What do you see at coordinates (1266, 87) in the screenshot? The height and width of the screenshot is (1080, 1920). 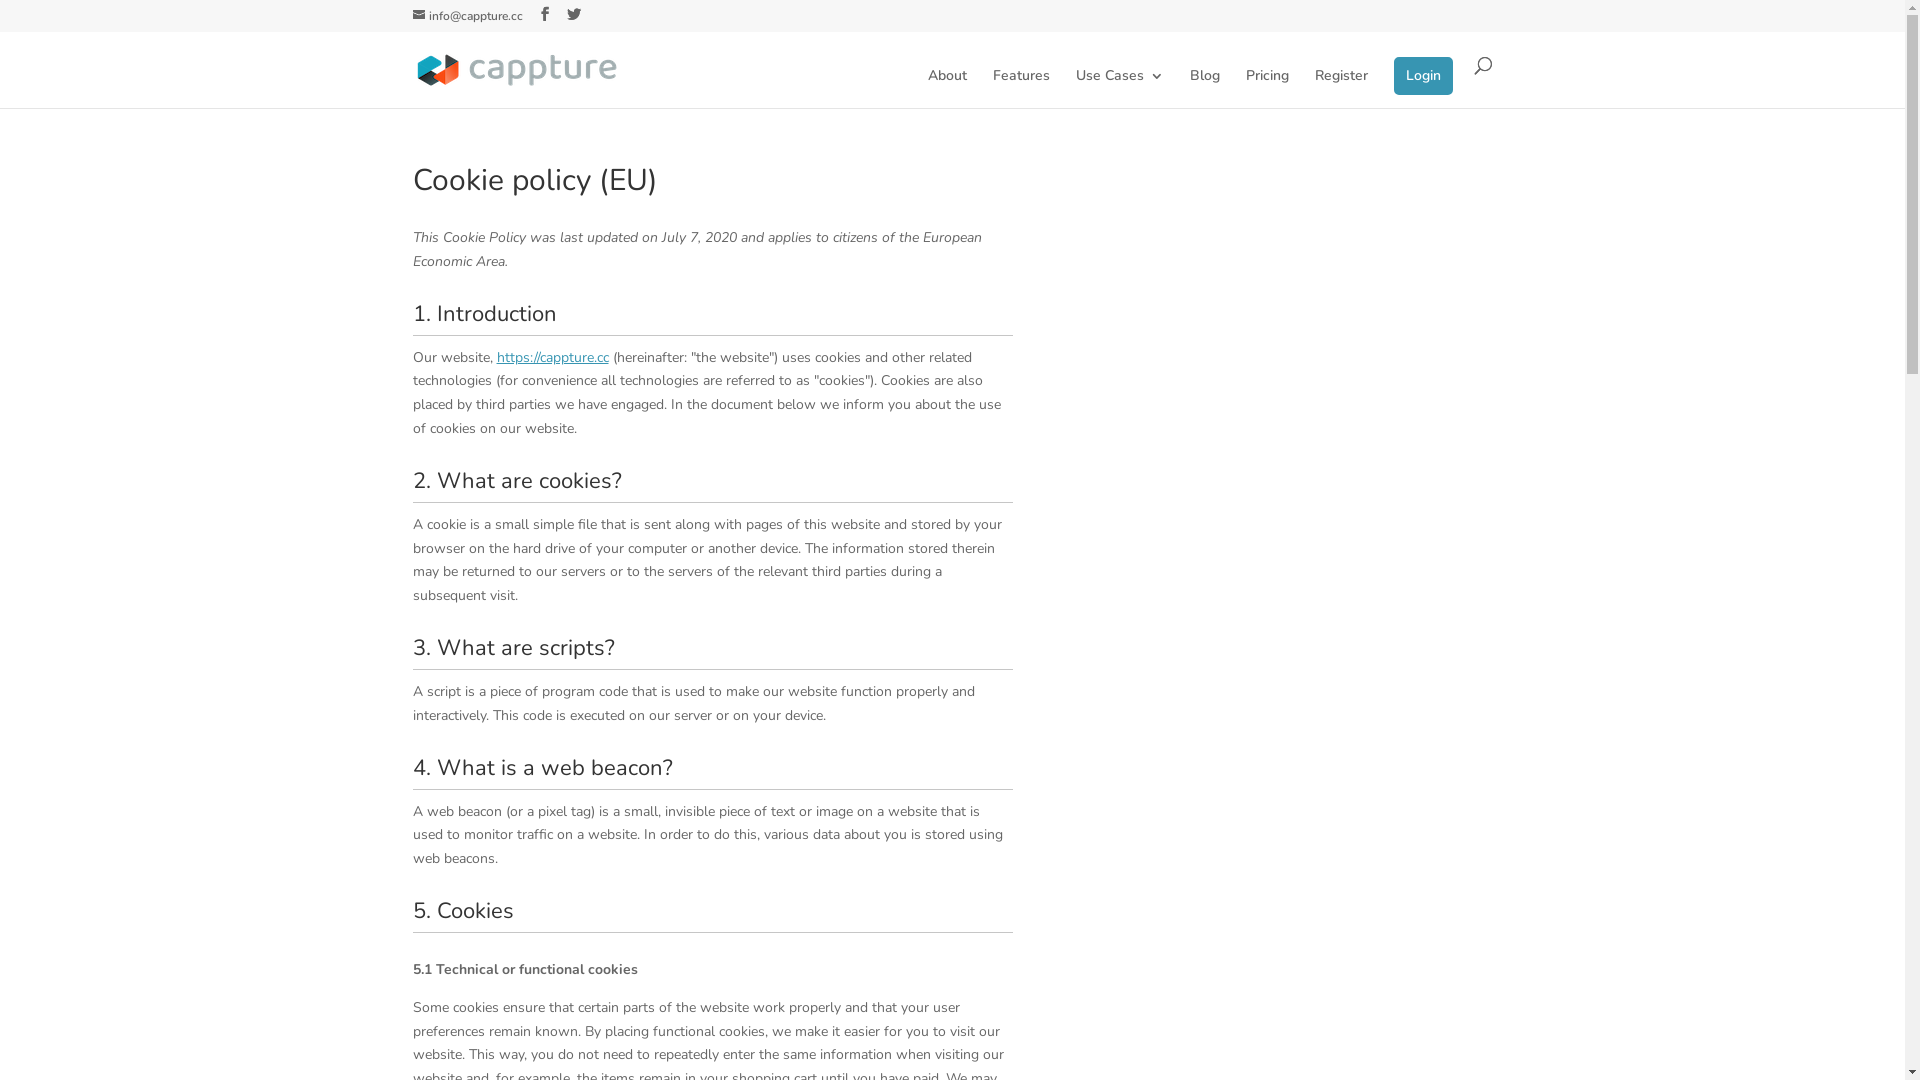 I see `'Pricing'` at bounding box center [1266, 87].